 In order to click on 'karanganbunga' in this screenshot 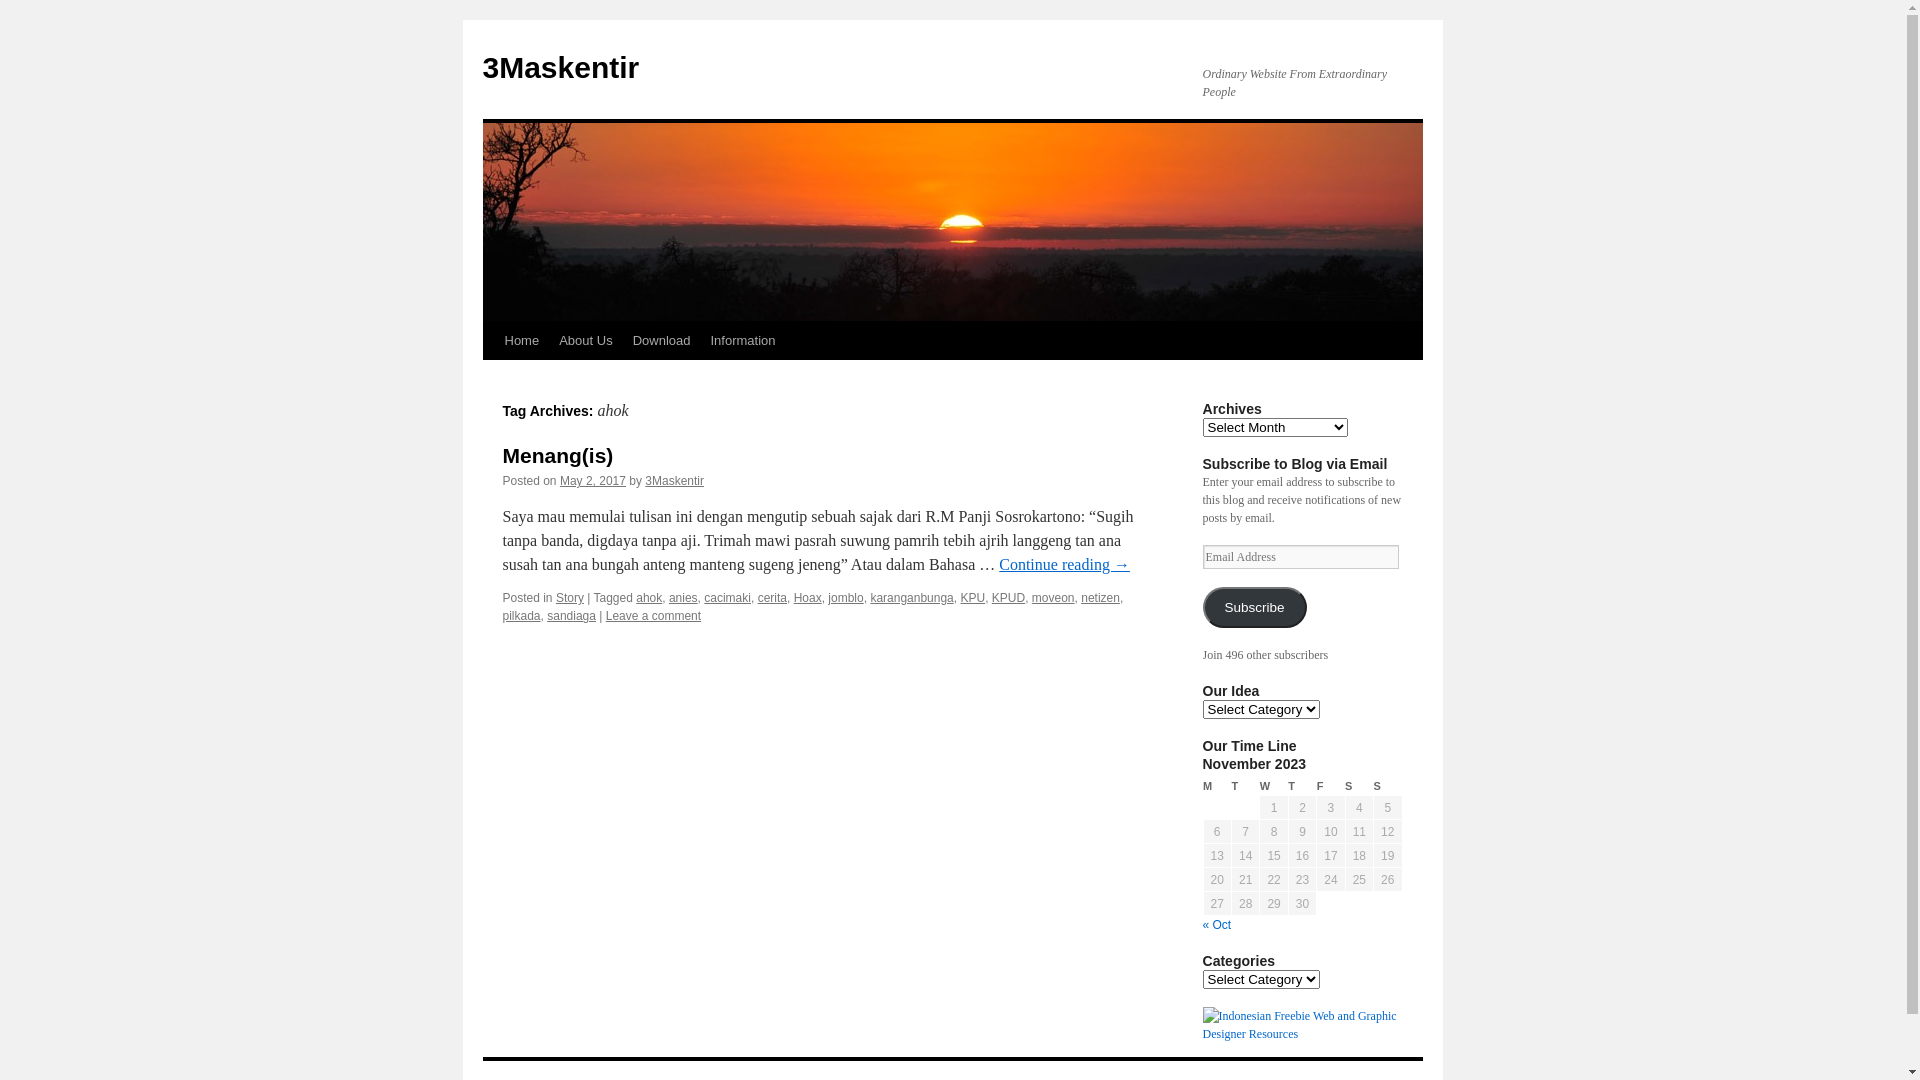, I will do `click(910, 596)`.